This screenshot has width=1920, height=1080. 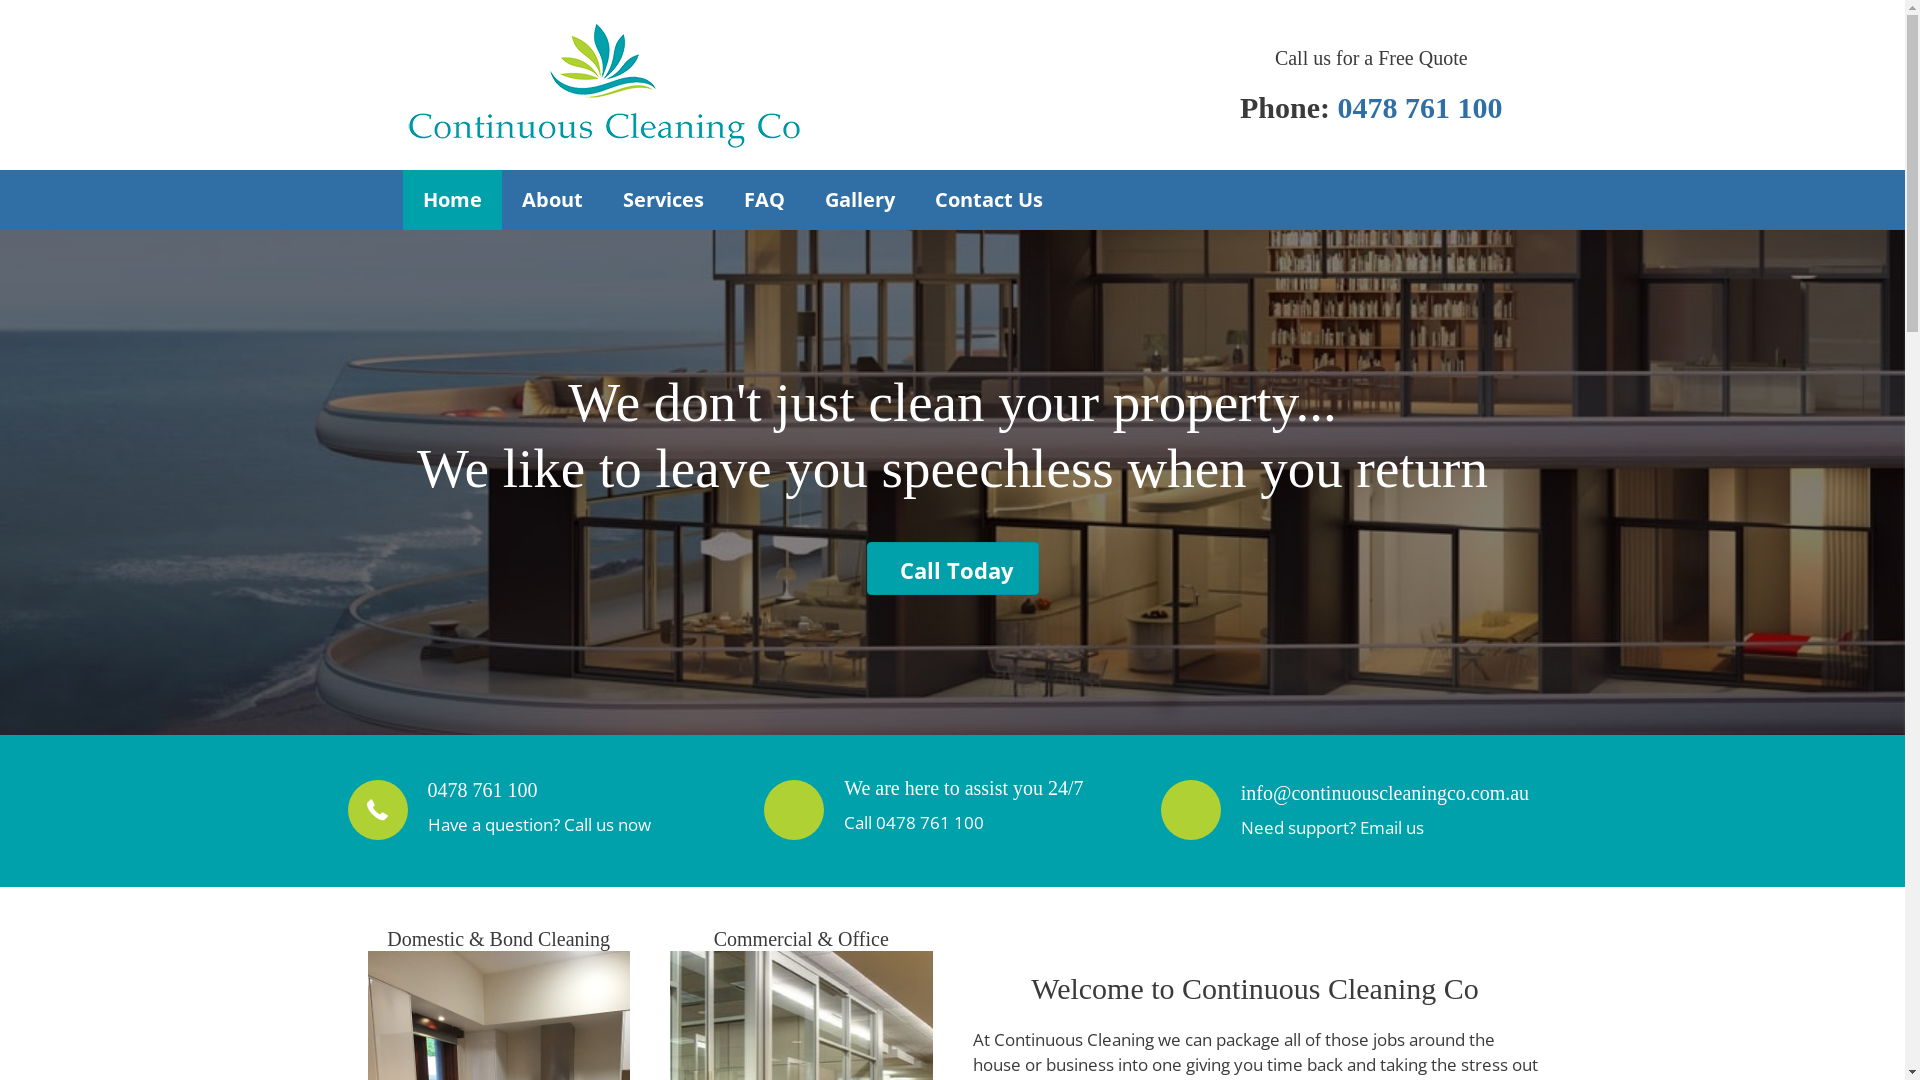 What do you see at coordinates (1419, 106) in the screenshot?
I see `'0478 761 100'` at bounding box center [1419, 106].